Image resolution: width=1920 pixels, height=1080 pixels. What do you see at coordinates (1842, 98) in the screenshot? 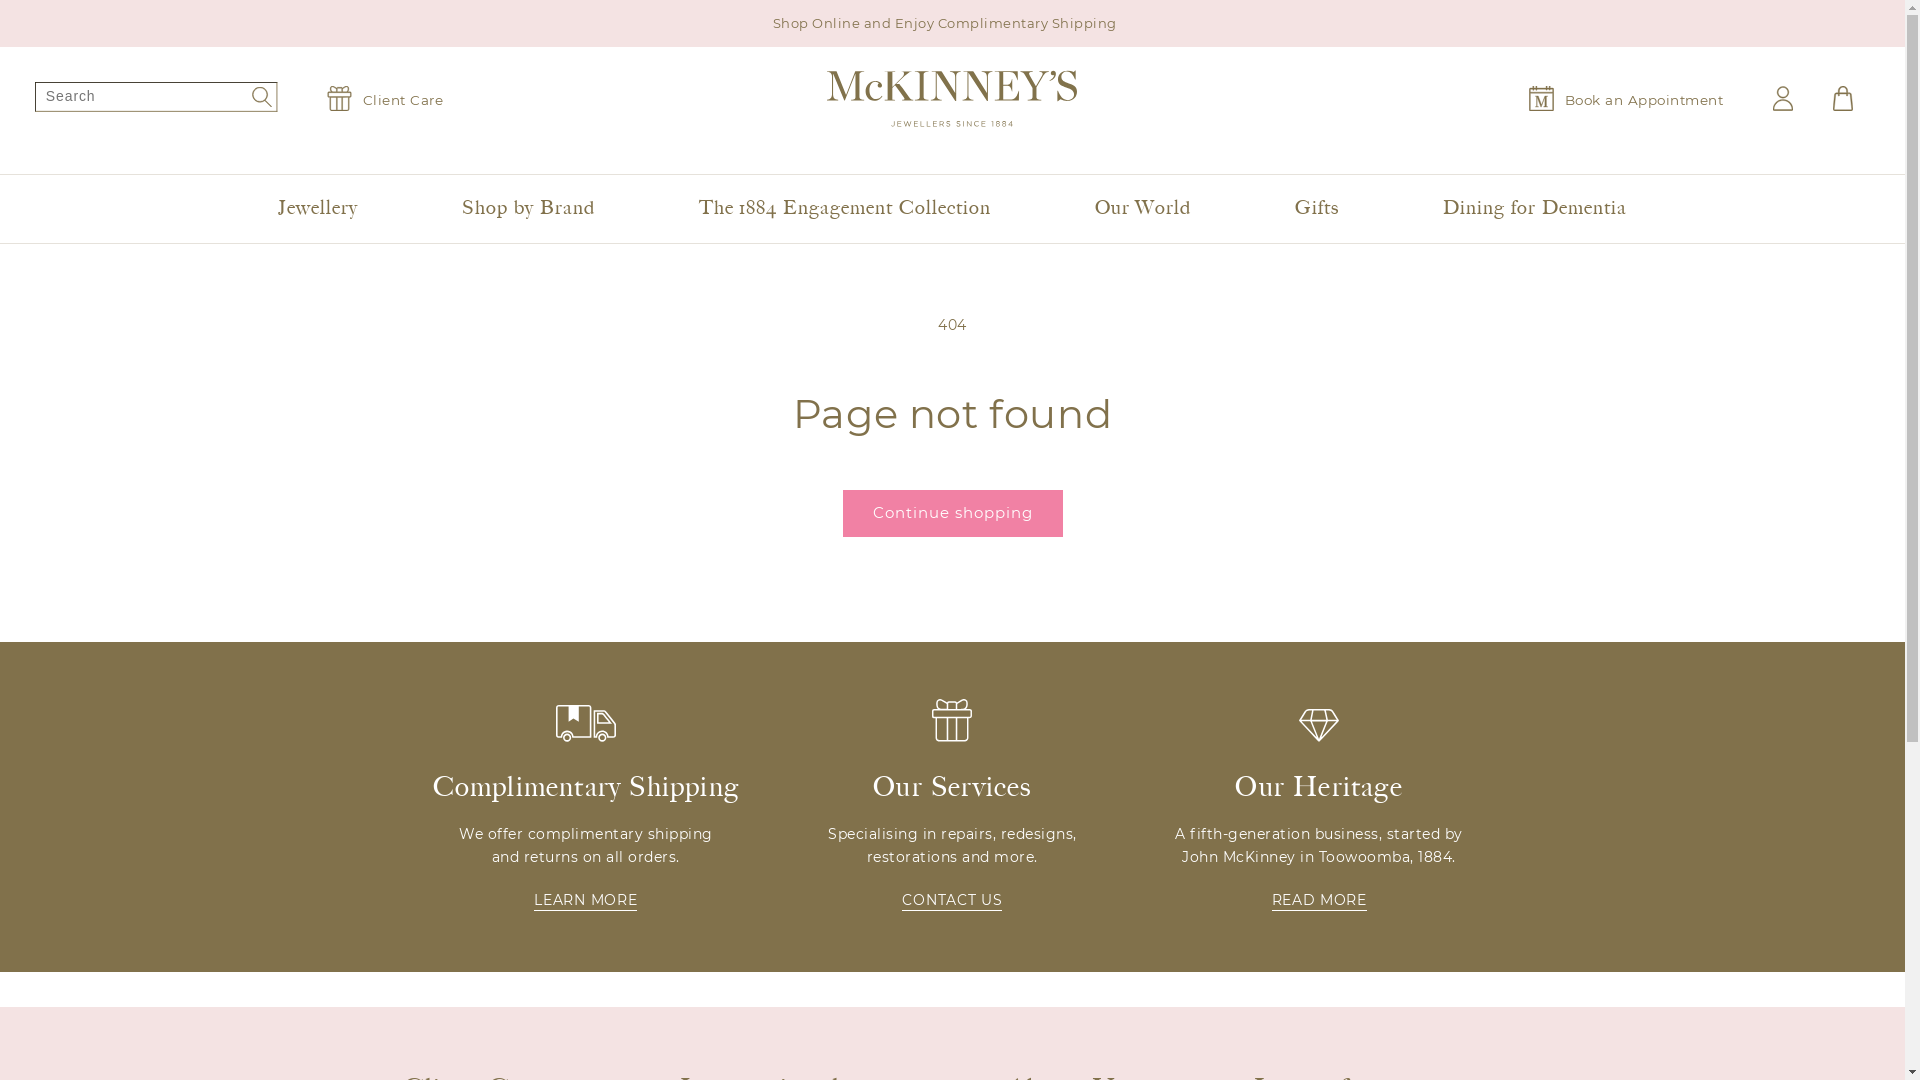
I see `'Cart'` at bounding box center [1842, 98].